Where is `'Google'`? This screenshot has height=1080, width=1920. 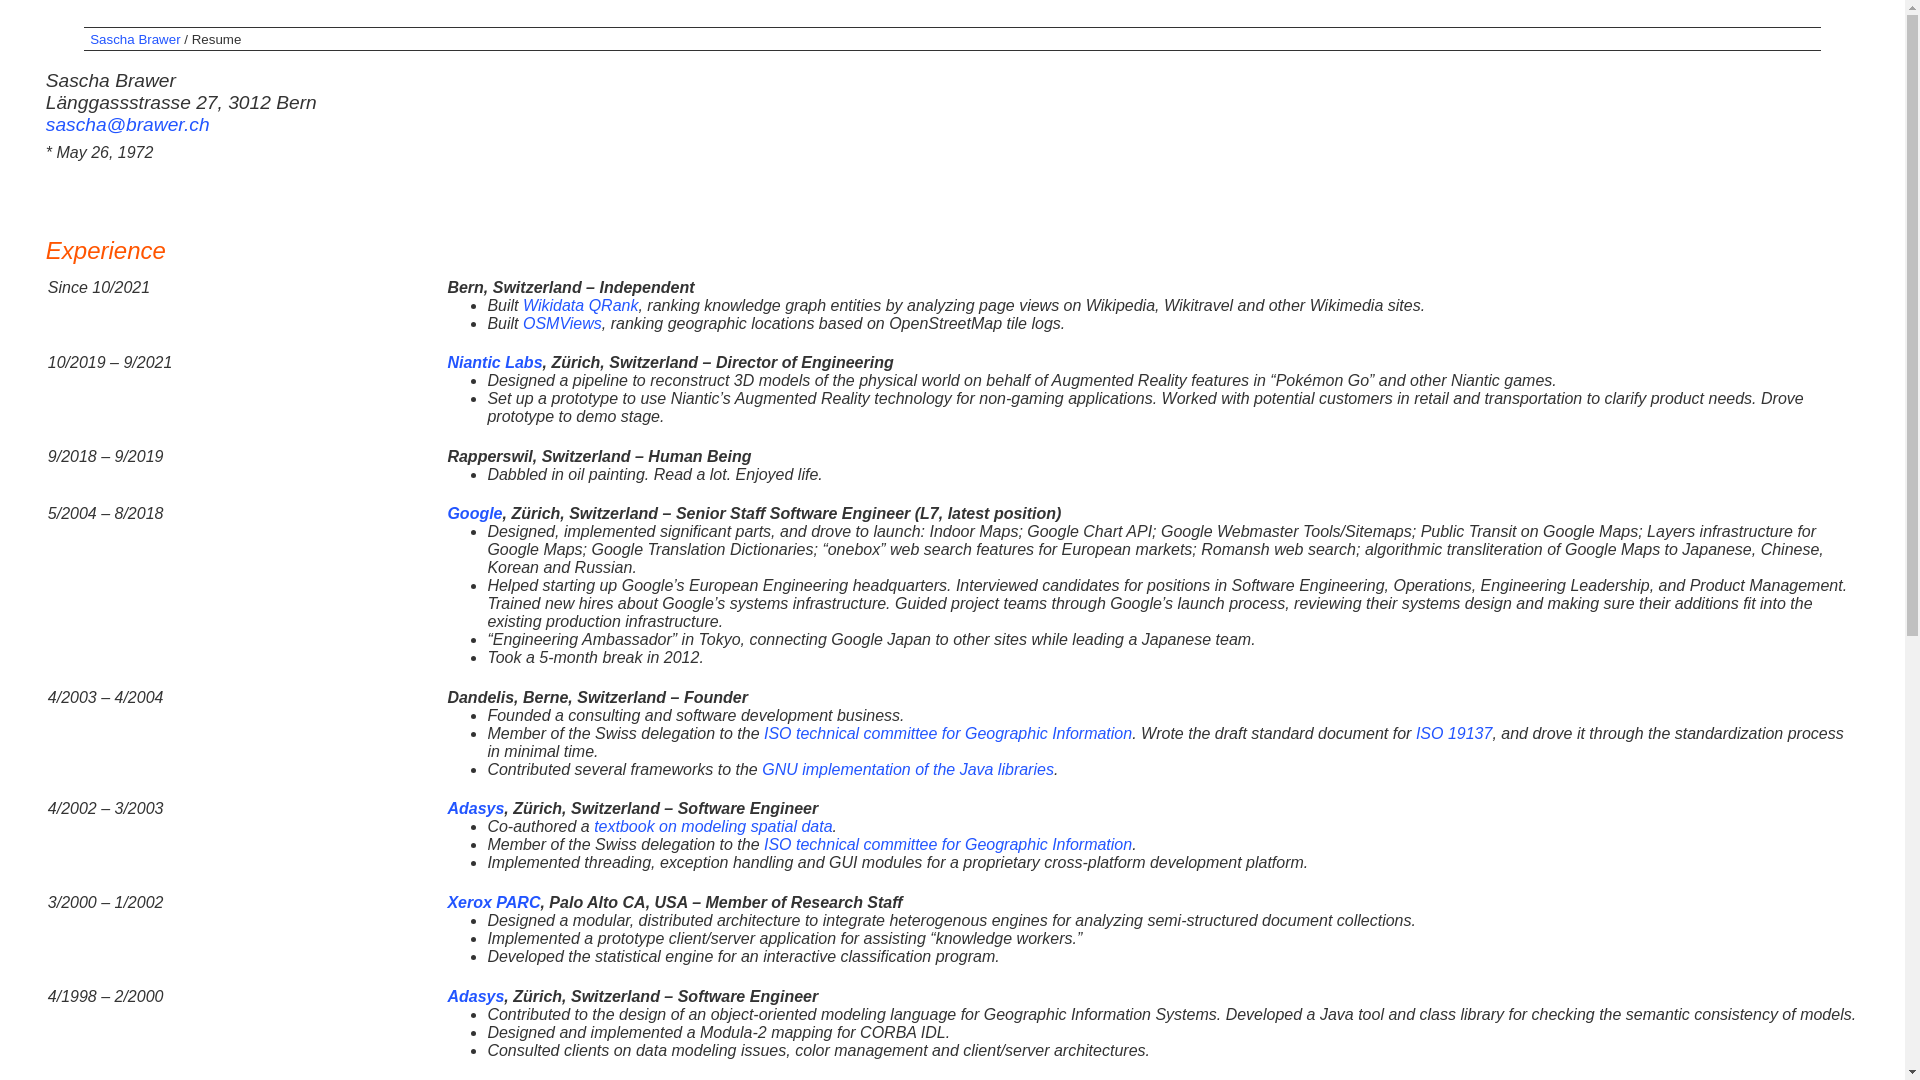
'Google' is located at coordinates (445, 512).